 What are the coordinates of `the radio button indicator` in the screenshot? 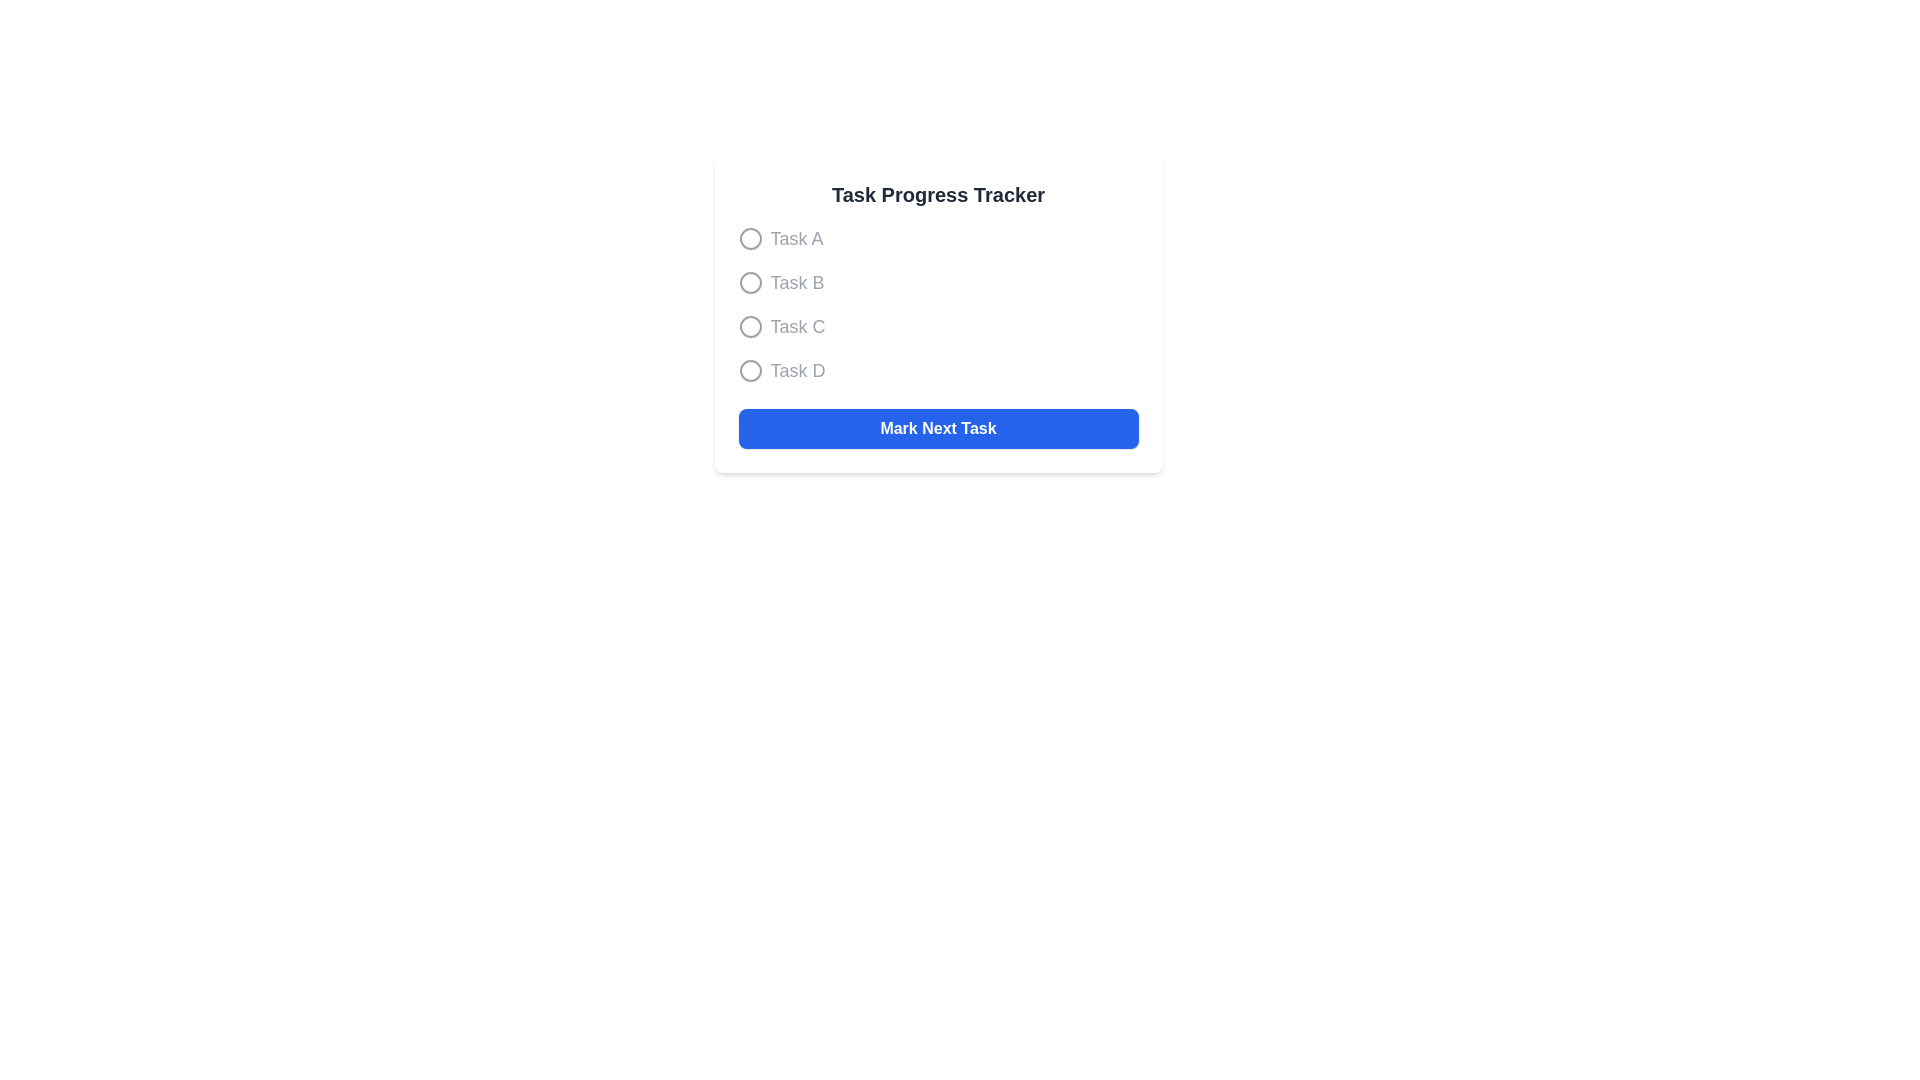 It's located at (749, 282).